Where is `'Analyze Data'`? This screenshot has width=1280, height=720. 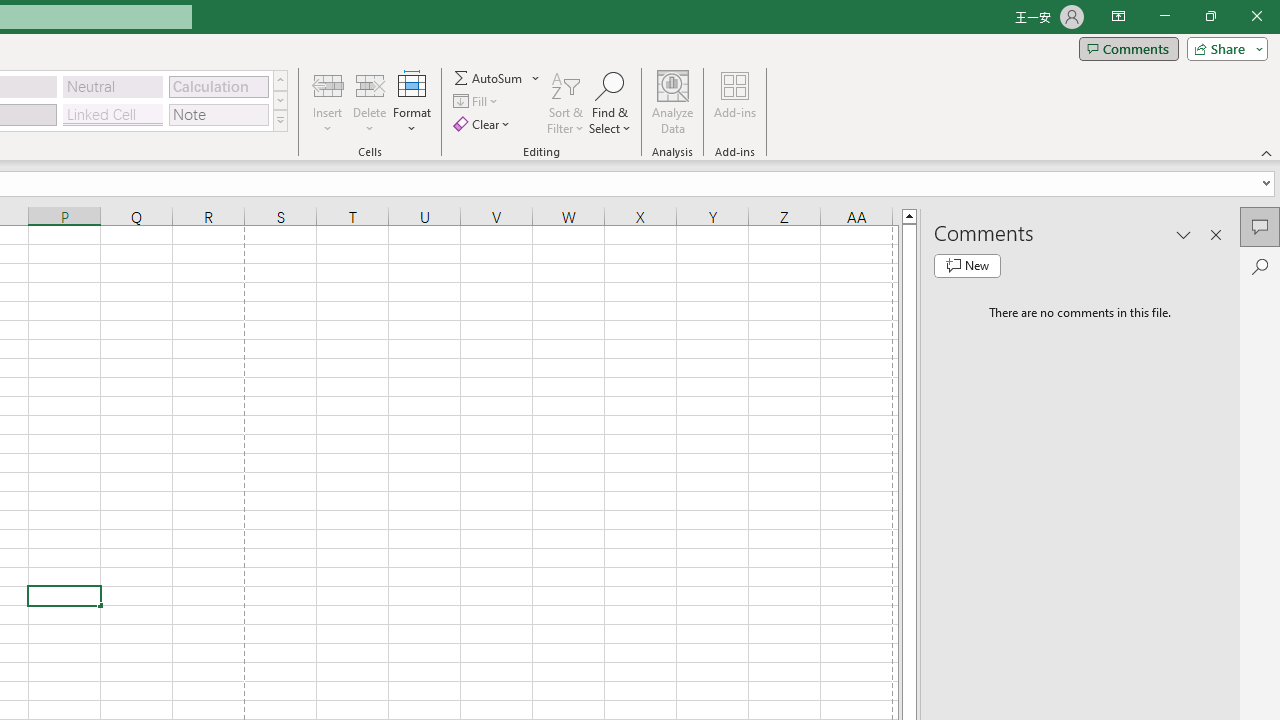
'Analyze Data' is located at coordinates (673, 103).